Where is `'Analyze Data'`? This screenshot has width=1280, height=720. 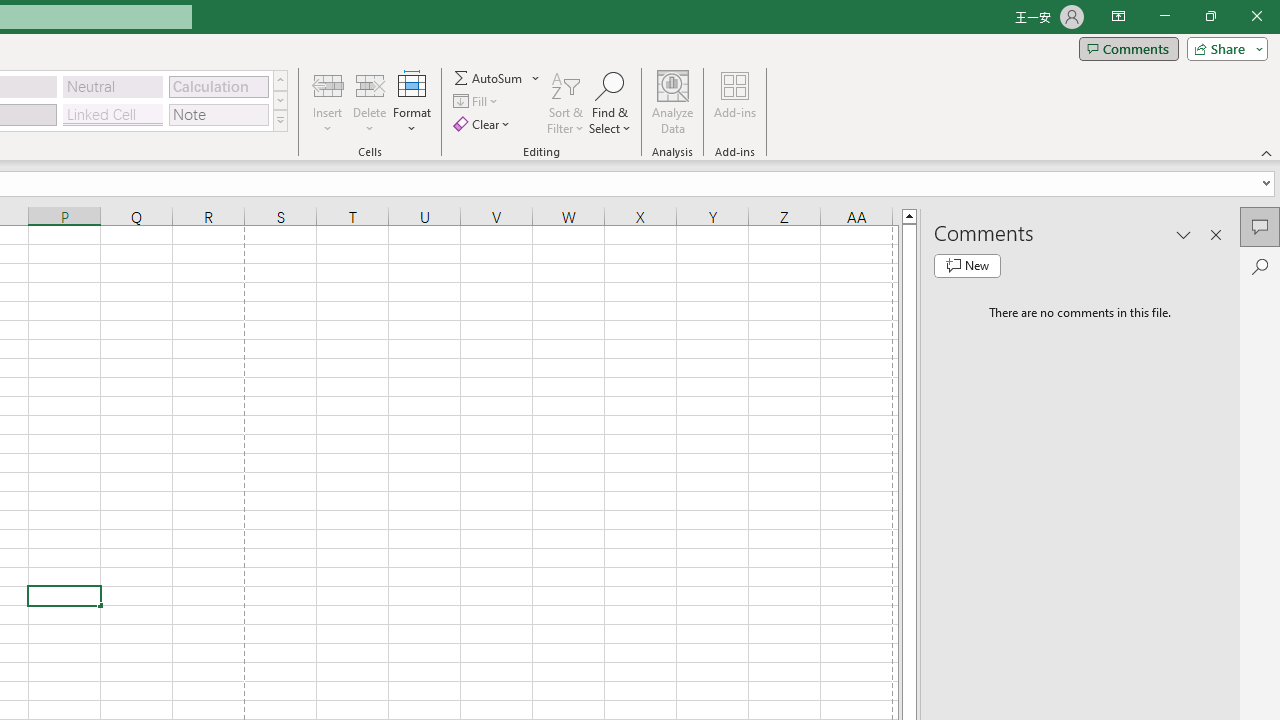
'Analyze Data' is located at coordinates (673, 103).